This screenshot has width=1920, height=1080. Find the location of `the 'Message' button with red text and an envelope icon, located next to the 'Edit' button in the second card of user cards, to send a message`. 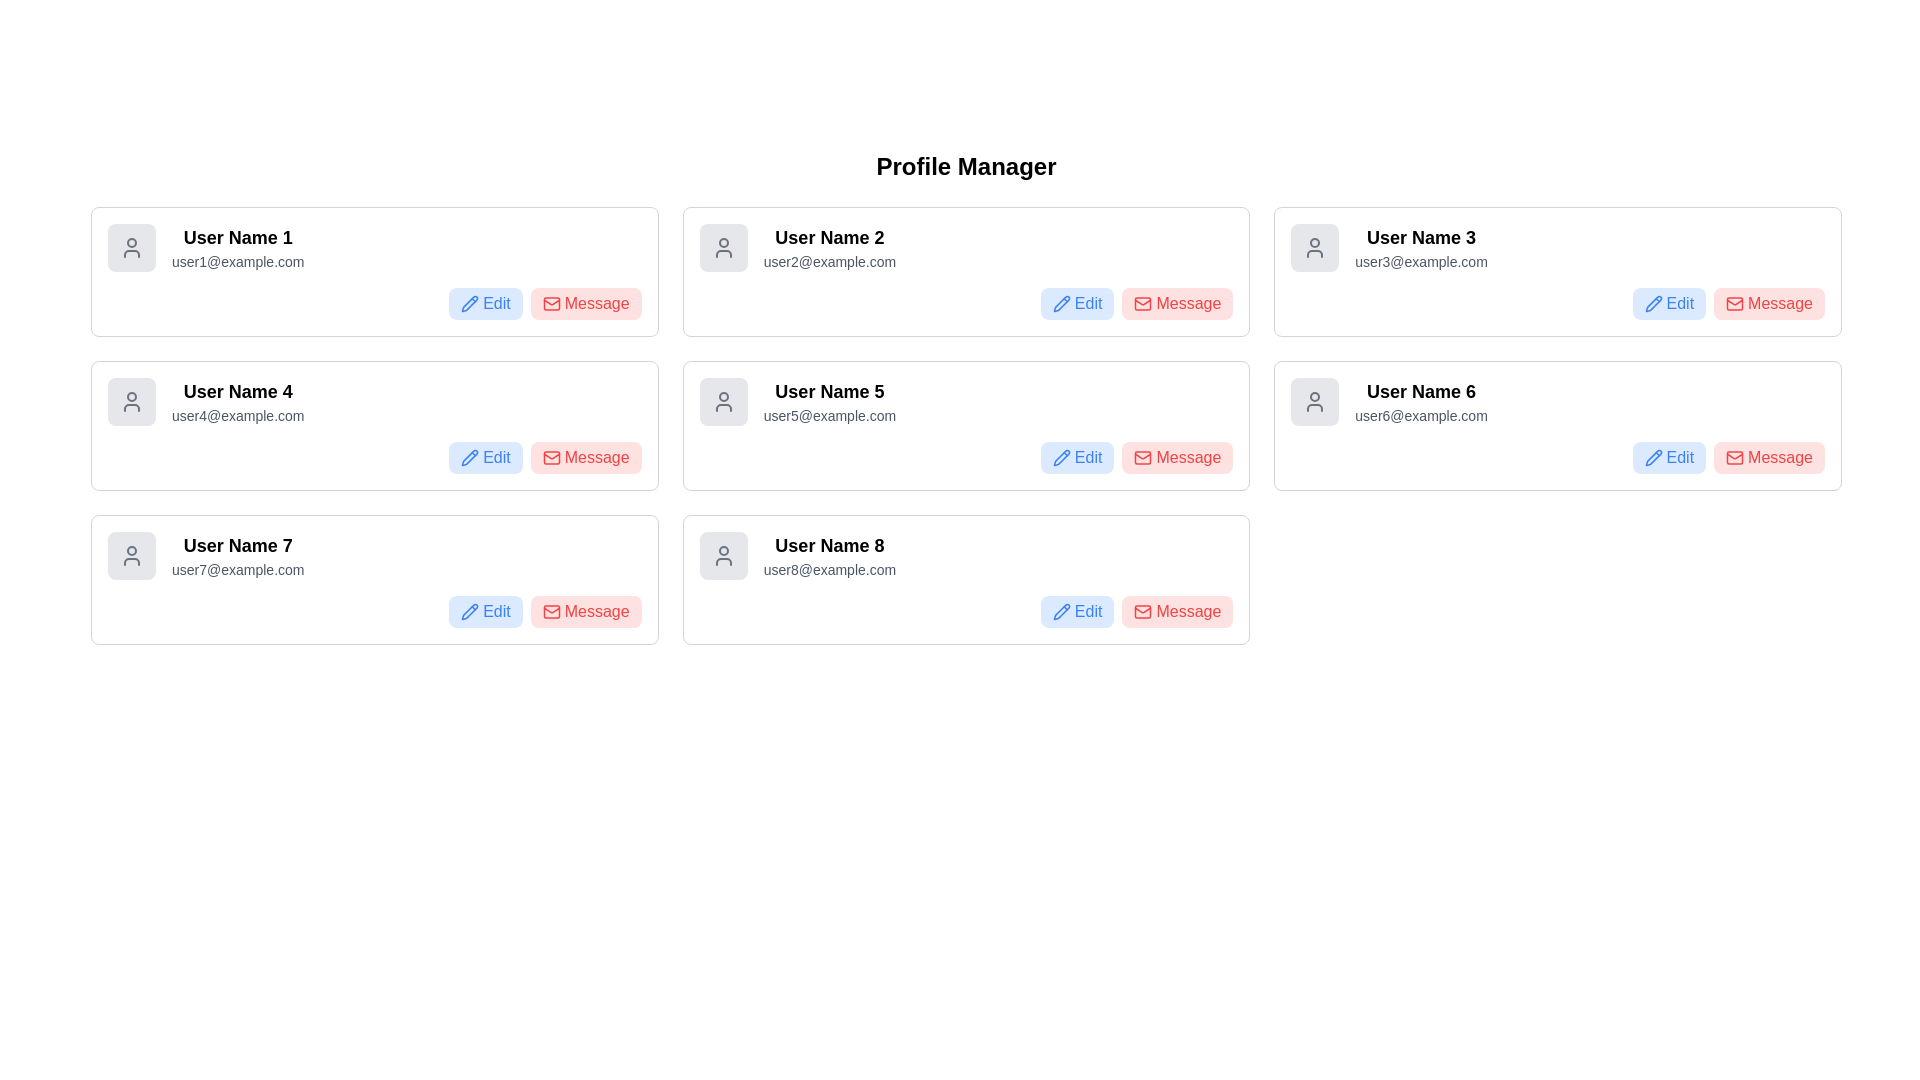

the 'Message' button with red text and an envelope icon, located next to the 'Edit' button in the second card of user cards, to send a message is located at coordinates (1177, 304).